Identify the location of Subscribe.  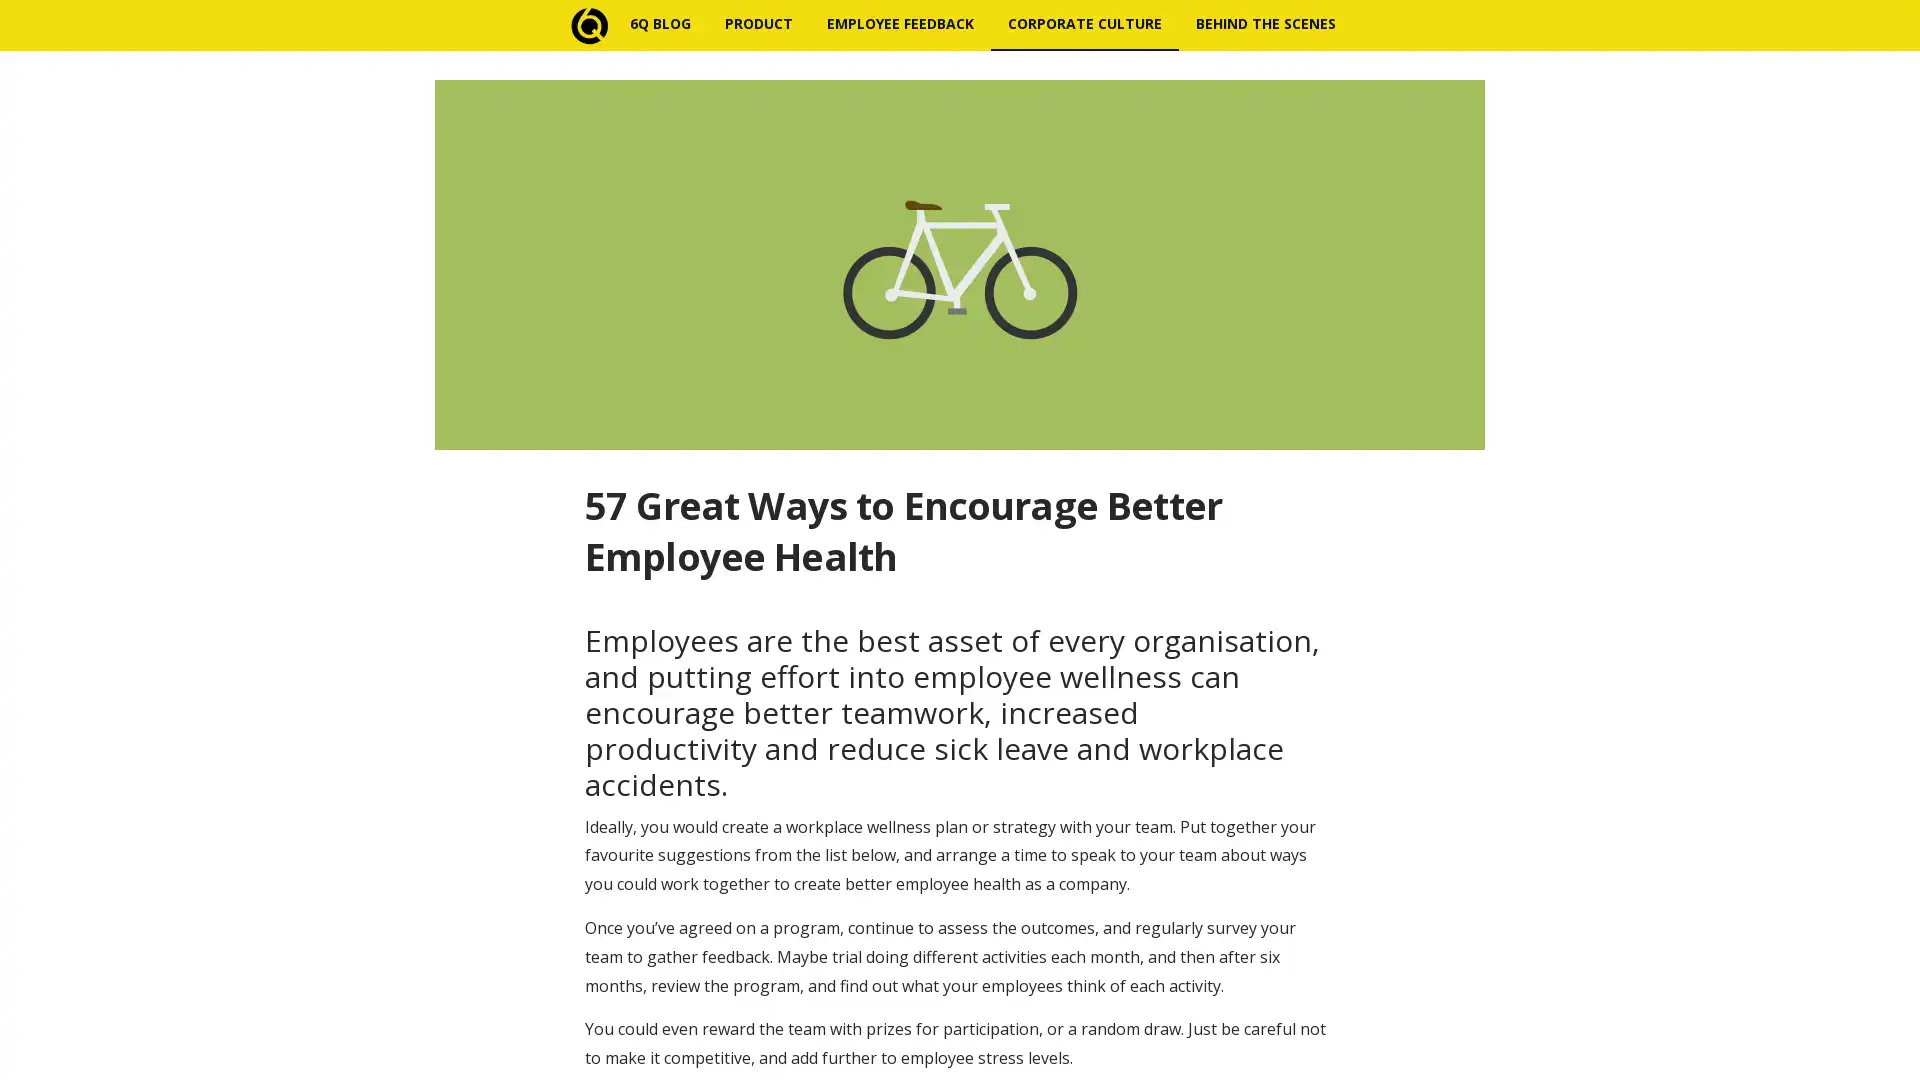
(1180, 1051).